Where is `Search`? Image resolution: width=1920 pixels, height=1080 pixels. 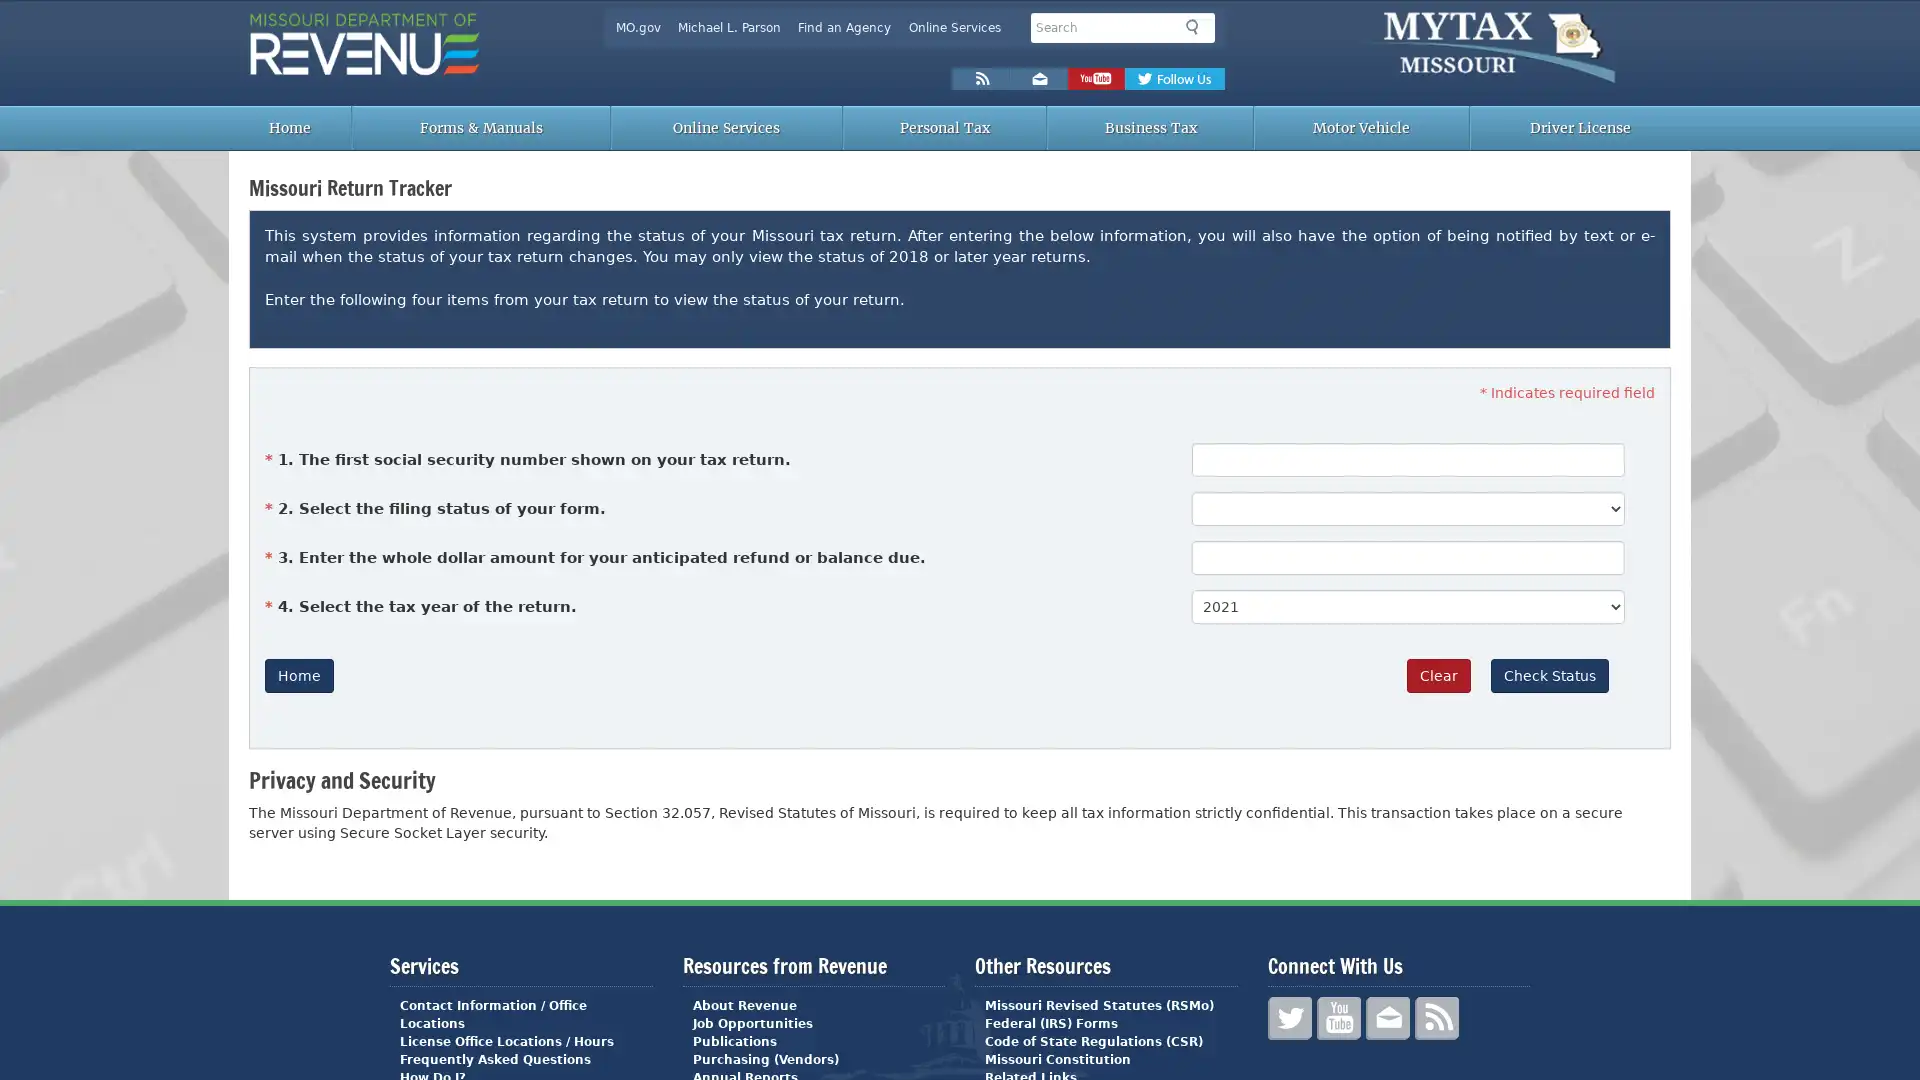
Search is located at coordinates (1196, 27).